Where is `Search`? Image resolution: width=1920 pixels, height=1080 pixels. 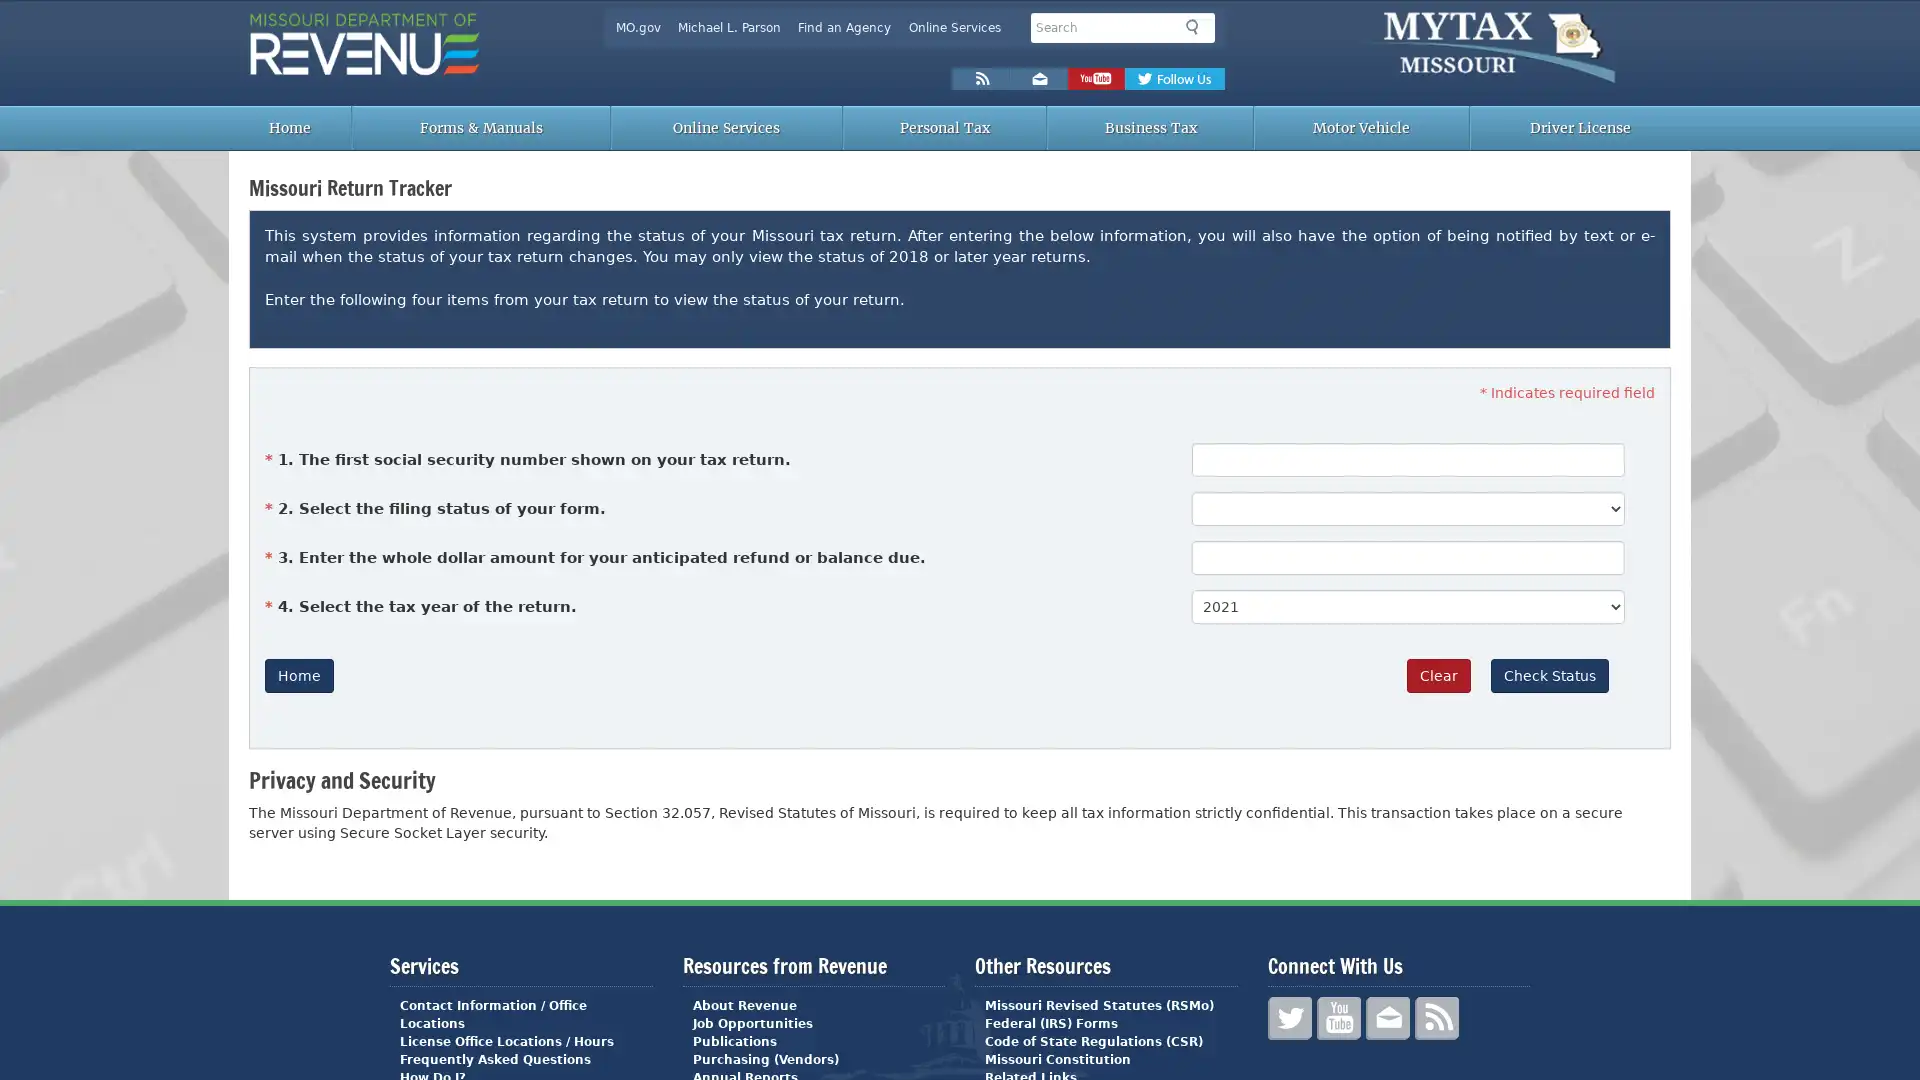
Search is located at coordinates (1196, 27).